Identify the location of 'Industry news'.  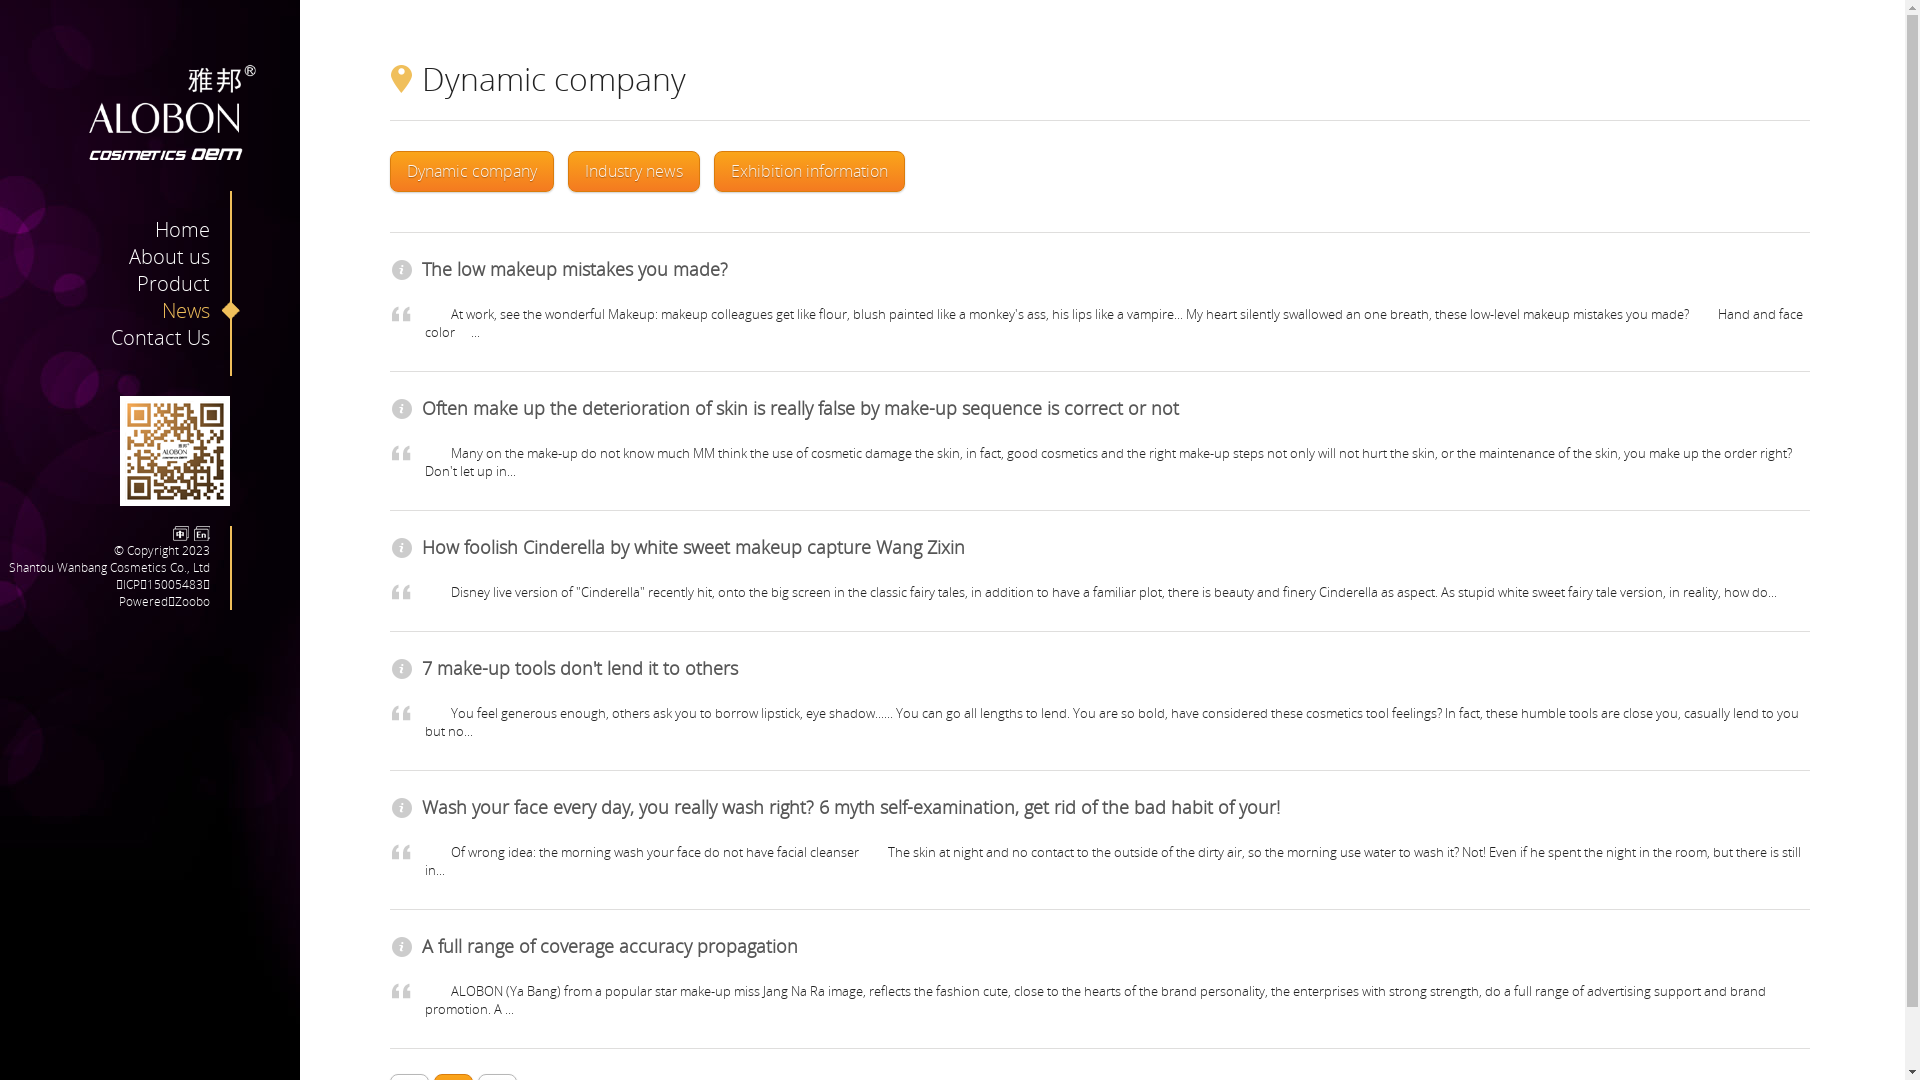
(632, 170).